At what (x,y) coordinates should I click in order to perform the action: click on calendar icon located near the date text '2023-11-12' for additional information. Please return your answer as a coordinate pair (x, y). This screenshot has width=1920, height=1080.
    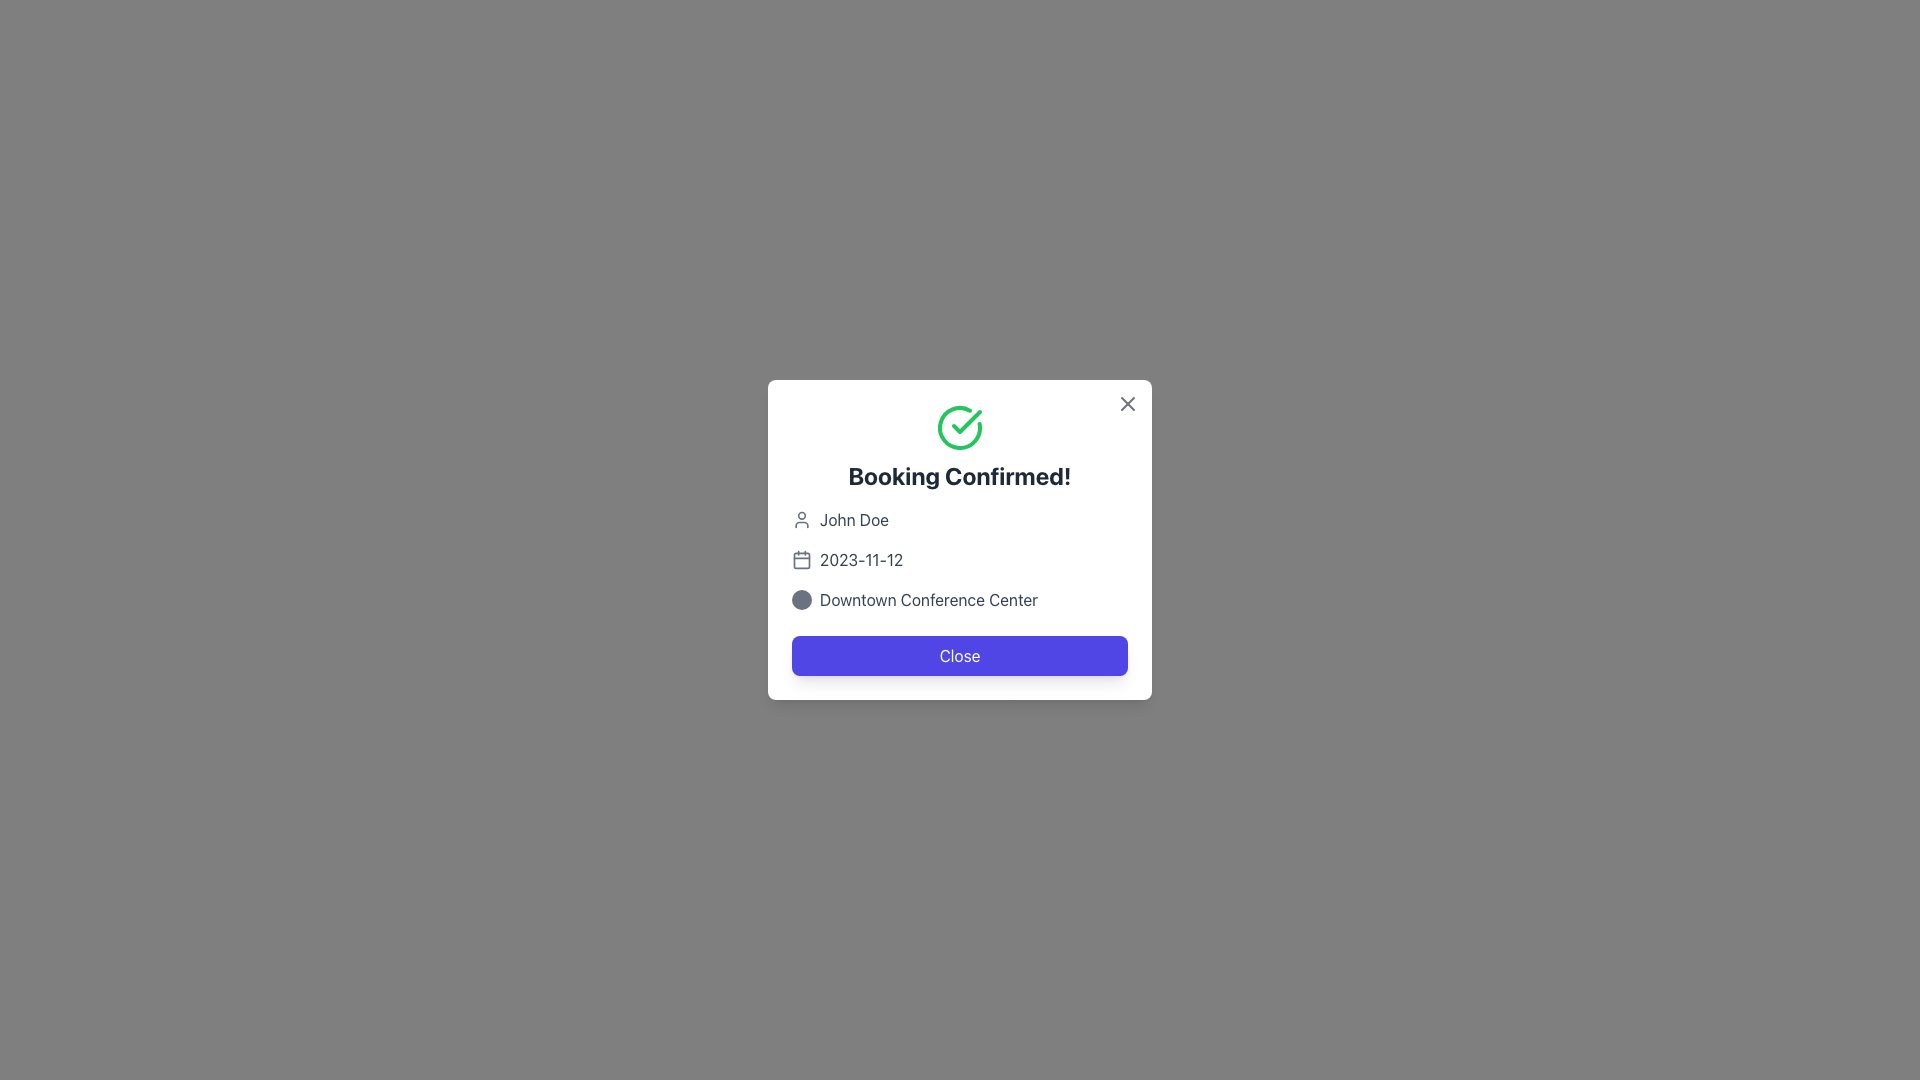
    Looking at the image, I should click on (801, 559).